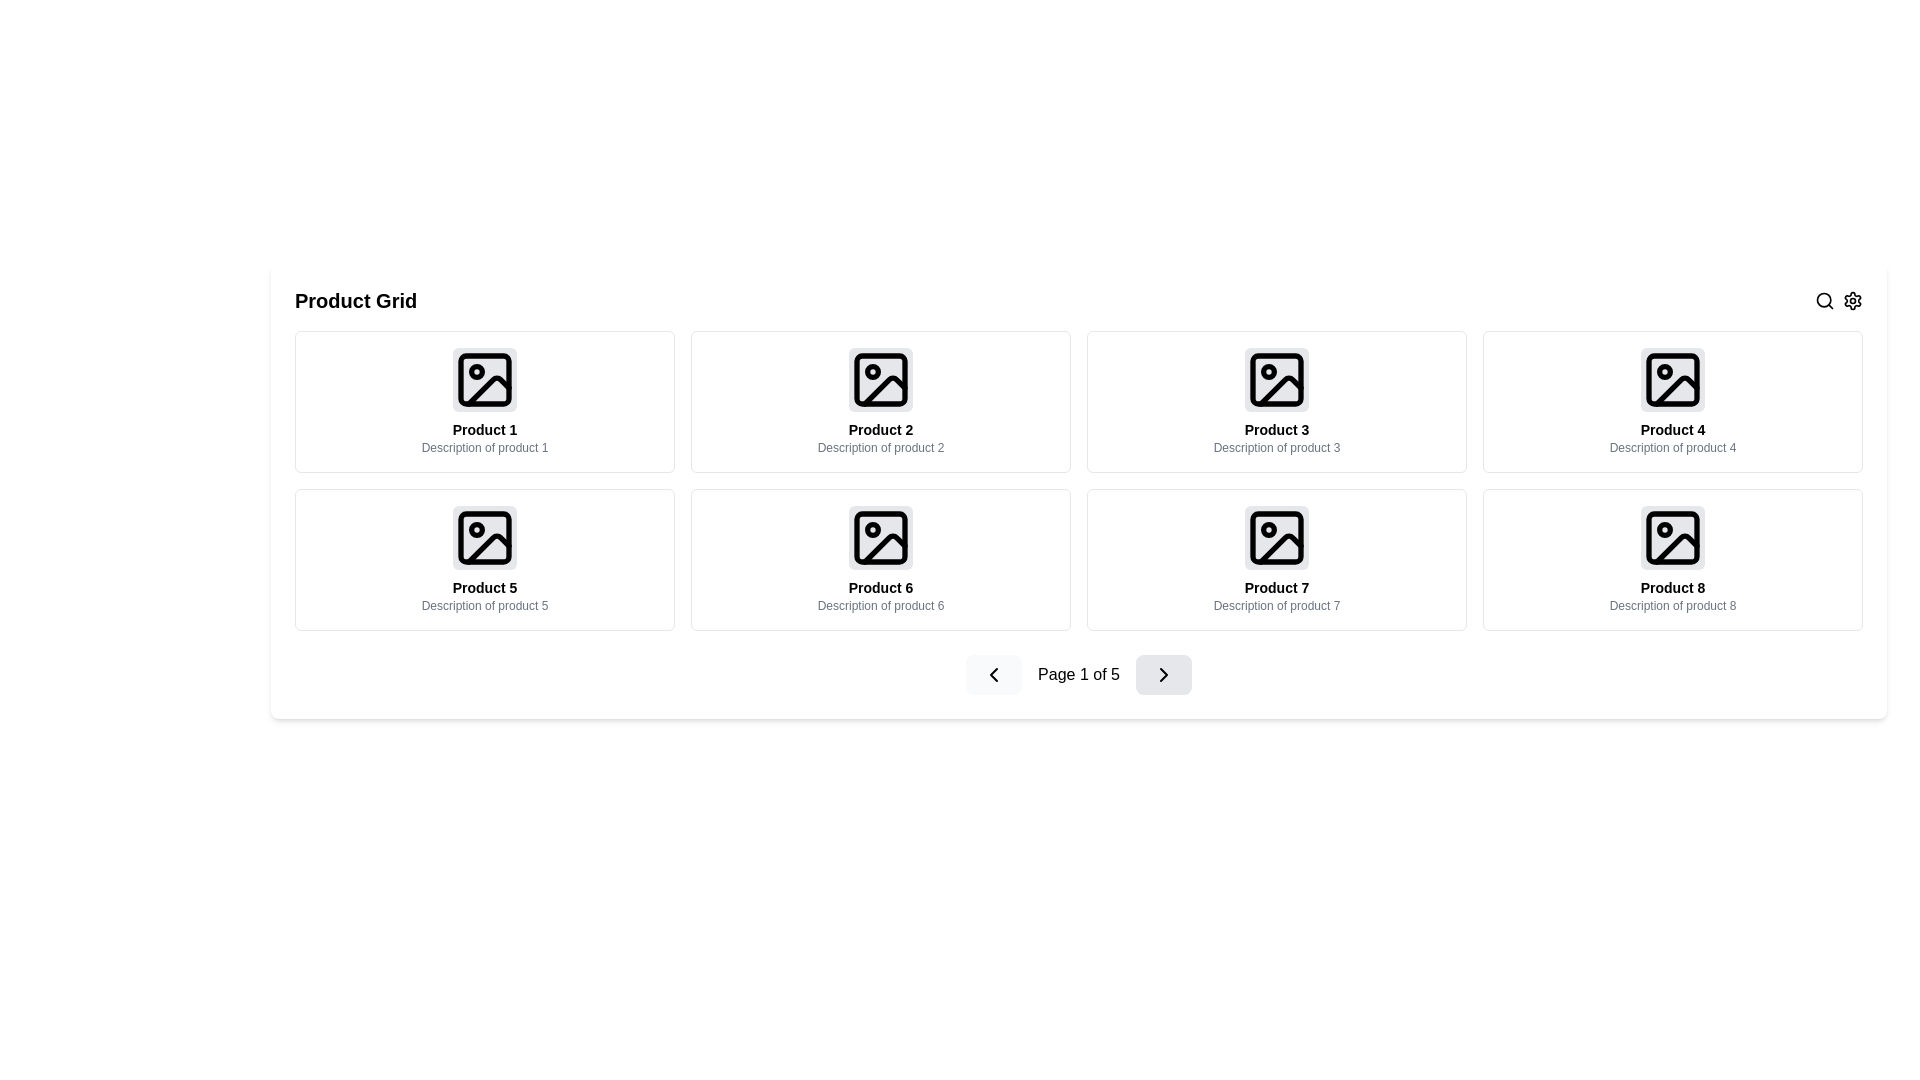 This screenshot has width=1920, height=1080. Describe the element at coordinates (484, 559) in the screenshot. I see `the grid item labeled 'Product 5'` at that location.